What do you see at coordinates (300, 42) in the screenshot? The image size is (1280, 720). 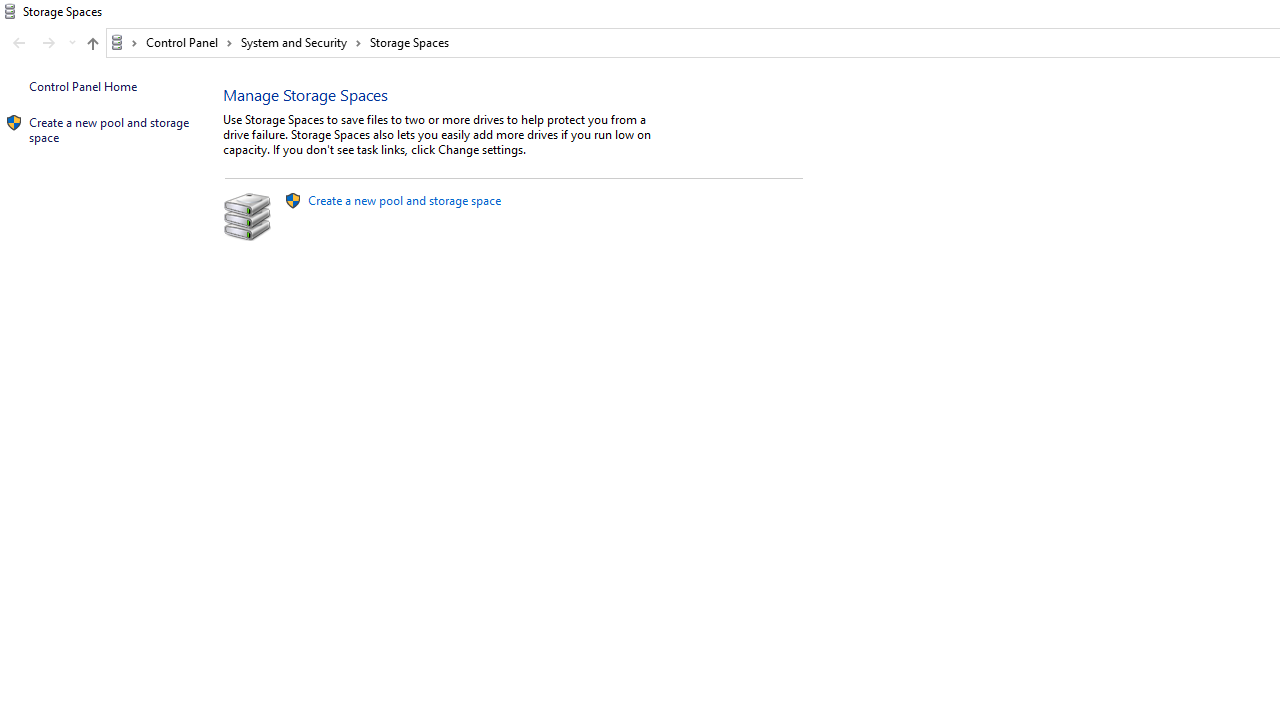 I see `'System and Security'` at bounding box center [300, 42].